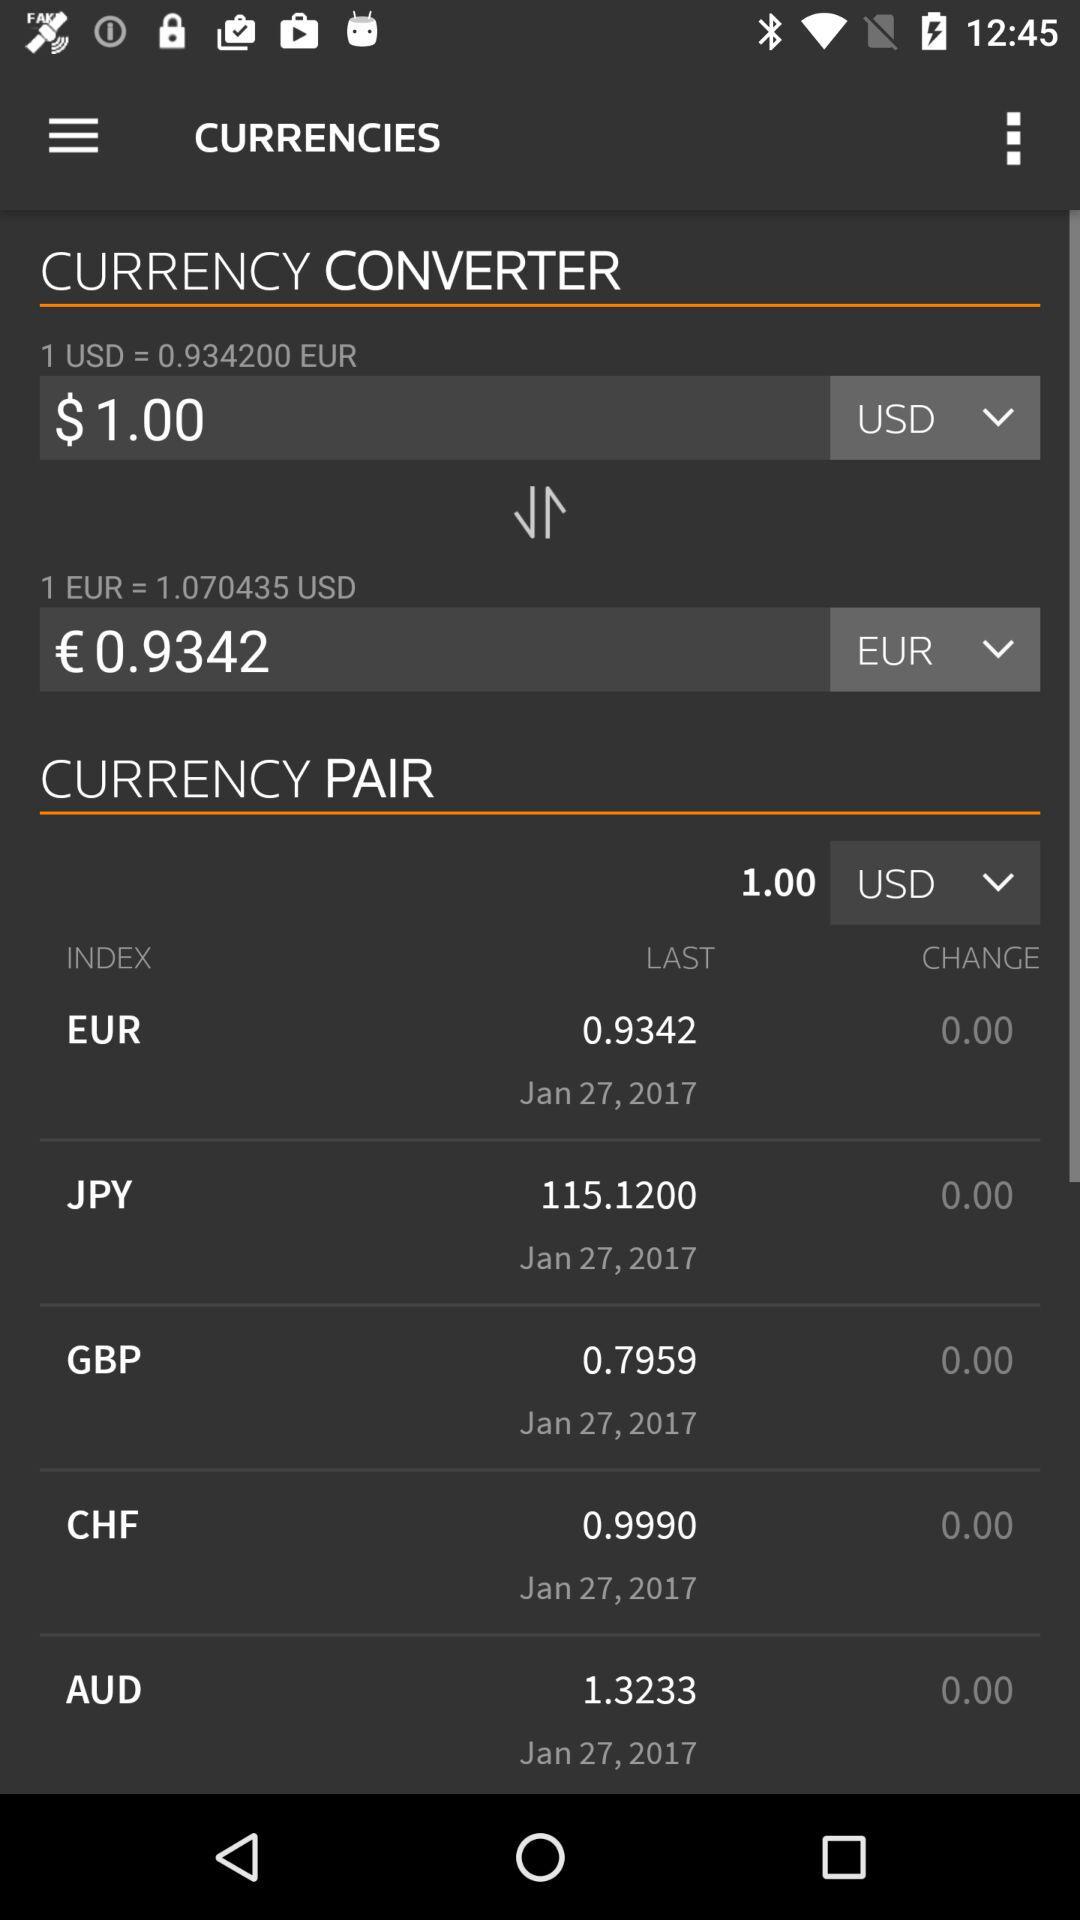  Describe the element at coordinates (1017, 135) in the screenshot. I see `the item to the right of the currencies icon` at that location.